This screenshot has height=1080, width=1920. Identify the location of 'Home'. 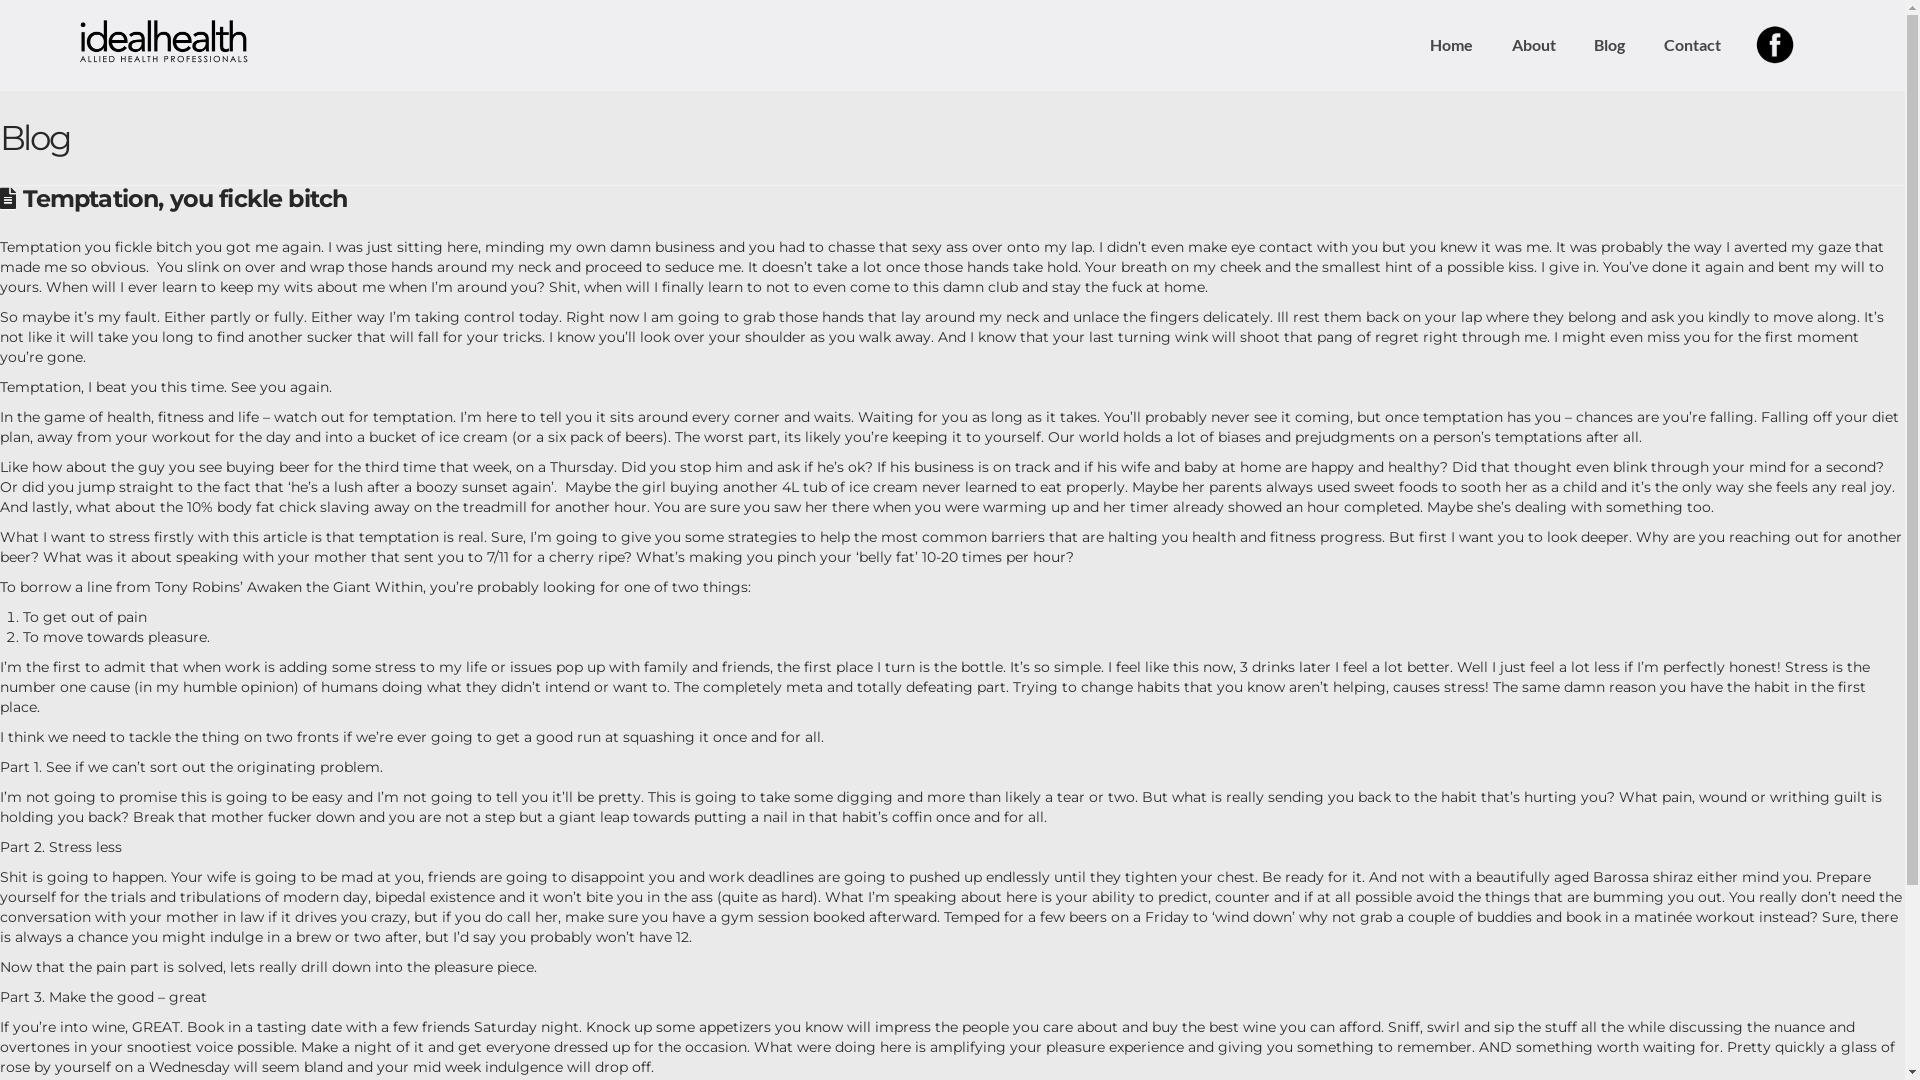
(1450, 45).